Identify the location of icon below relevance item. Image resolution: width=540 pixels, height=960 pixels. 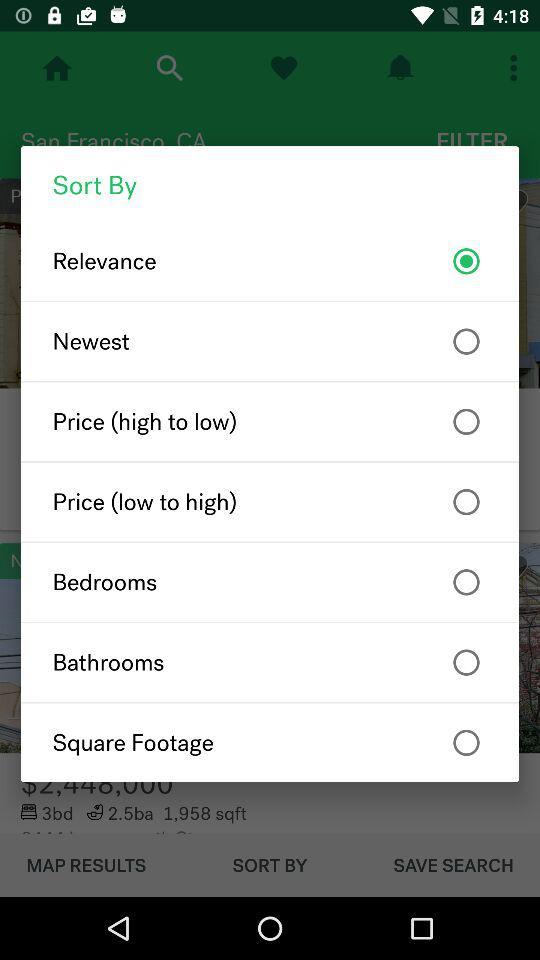
(270, 341).